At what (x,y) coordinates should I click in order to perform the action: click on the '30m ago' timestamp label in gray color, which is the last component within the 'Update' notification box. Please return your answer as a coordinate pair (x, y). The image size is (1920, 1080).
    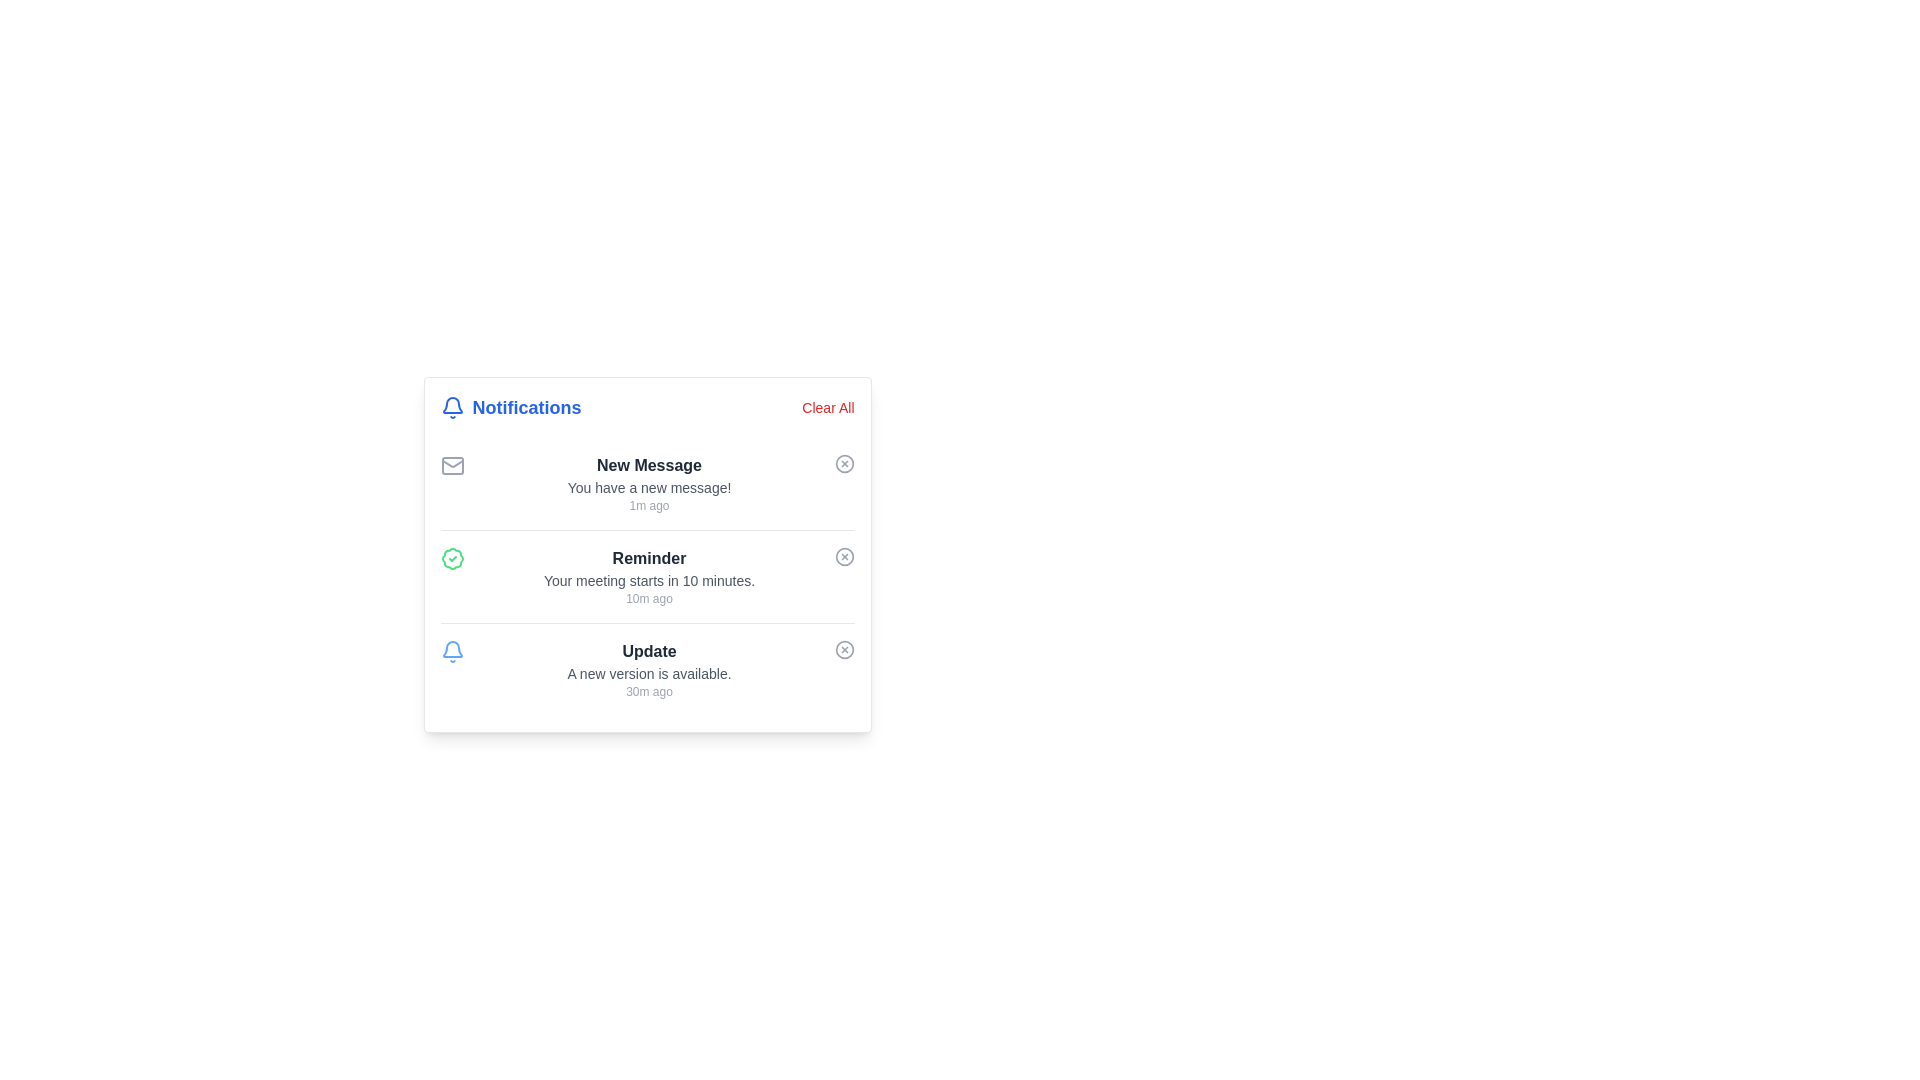
    Looking at the image, I should click on (649, 690).